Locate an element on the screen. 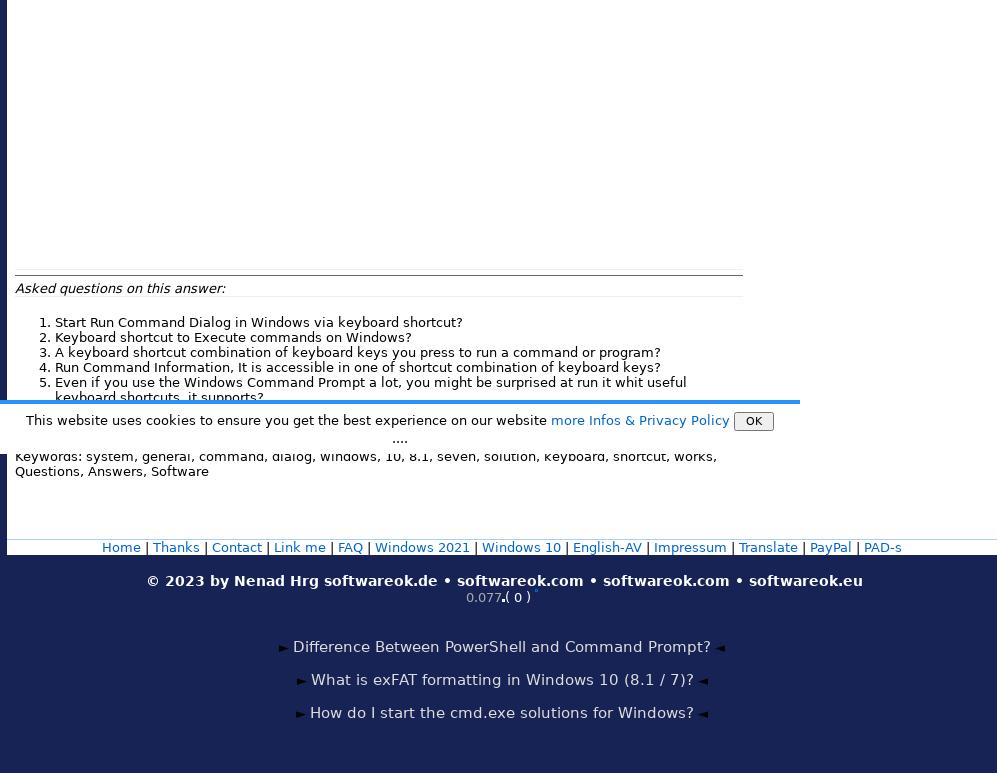 Image resolution: width=997 pixels, height=773 pixels. '0.077' is located at coordinates (484, 597).